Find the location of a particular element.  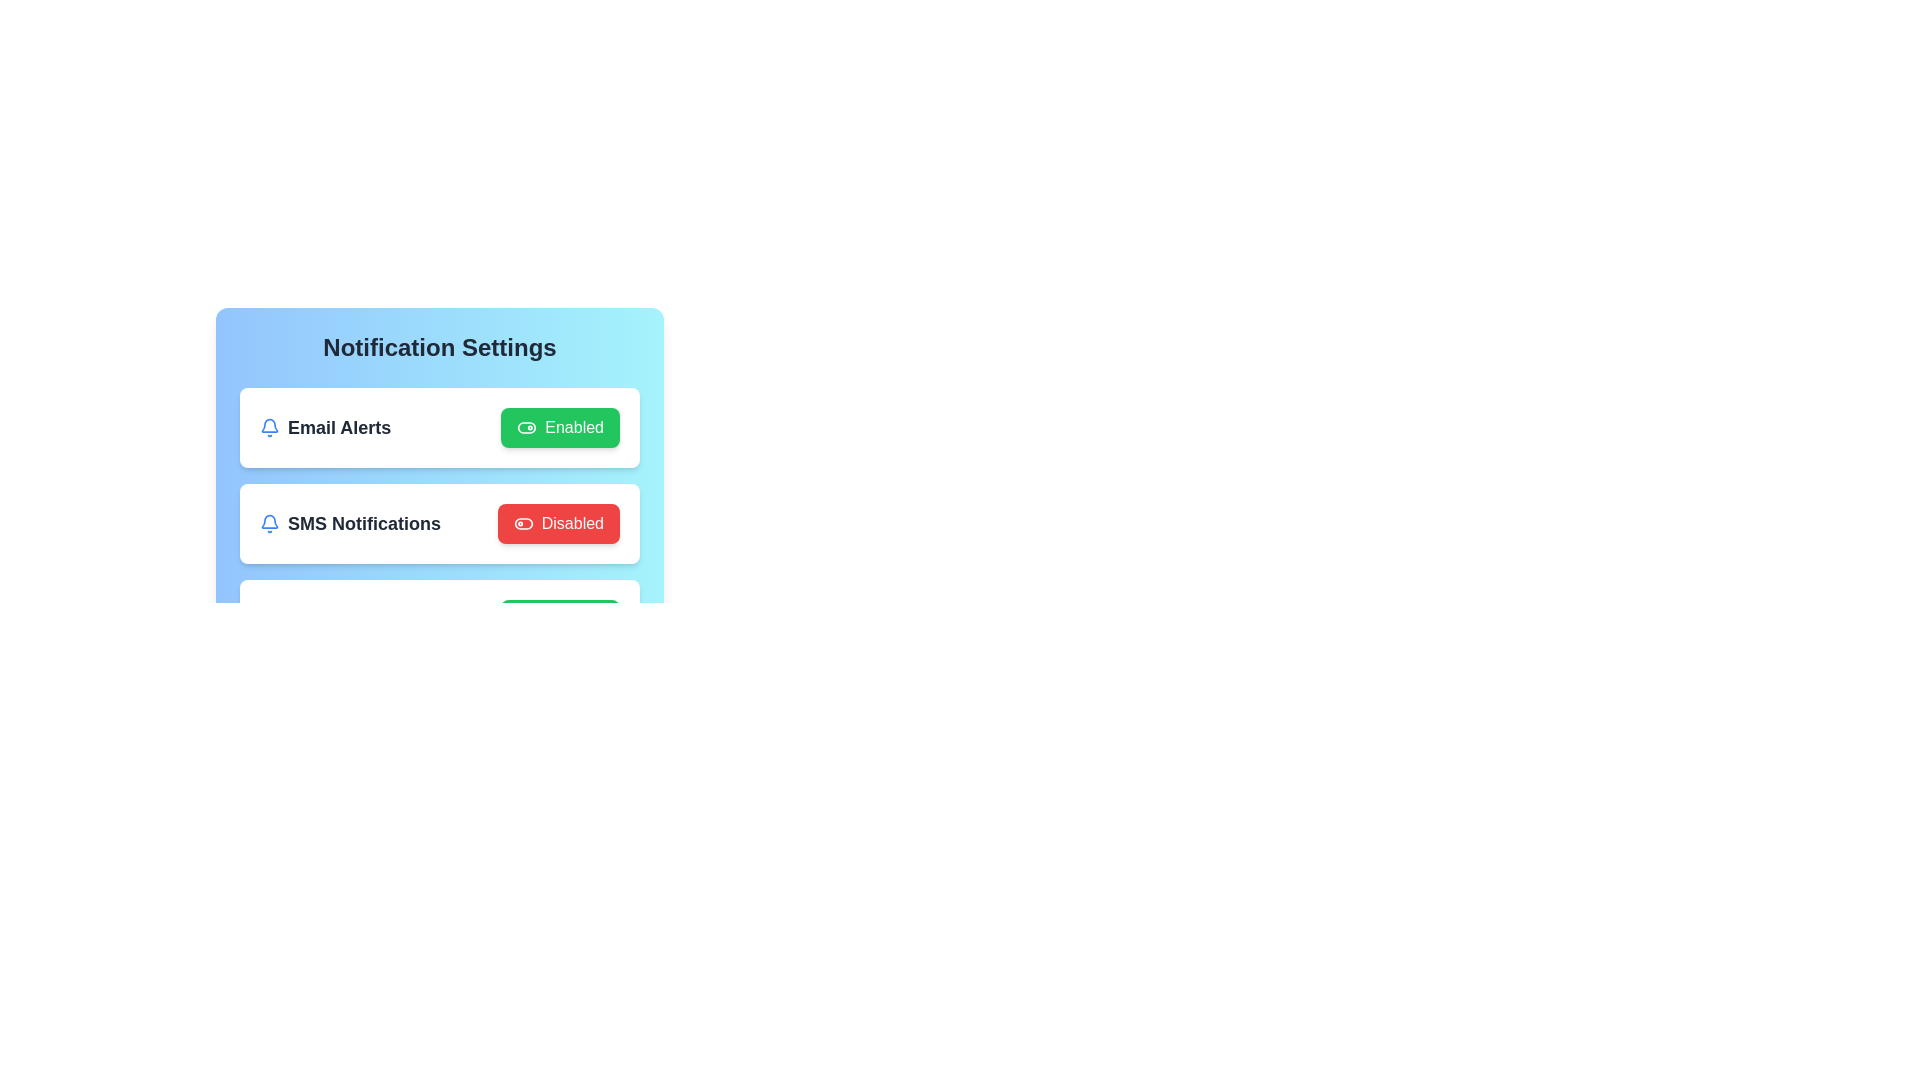

the button corresponding to SMS Notifications is located at coordinates (557, 523).